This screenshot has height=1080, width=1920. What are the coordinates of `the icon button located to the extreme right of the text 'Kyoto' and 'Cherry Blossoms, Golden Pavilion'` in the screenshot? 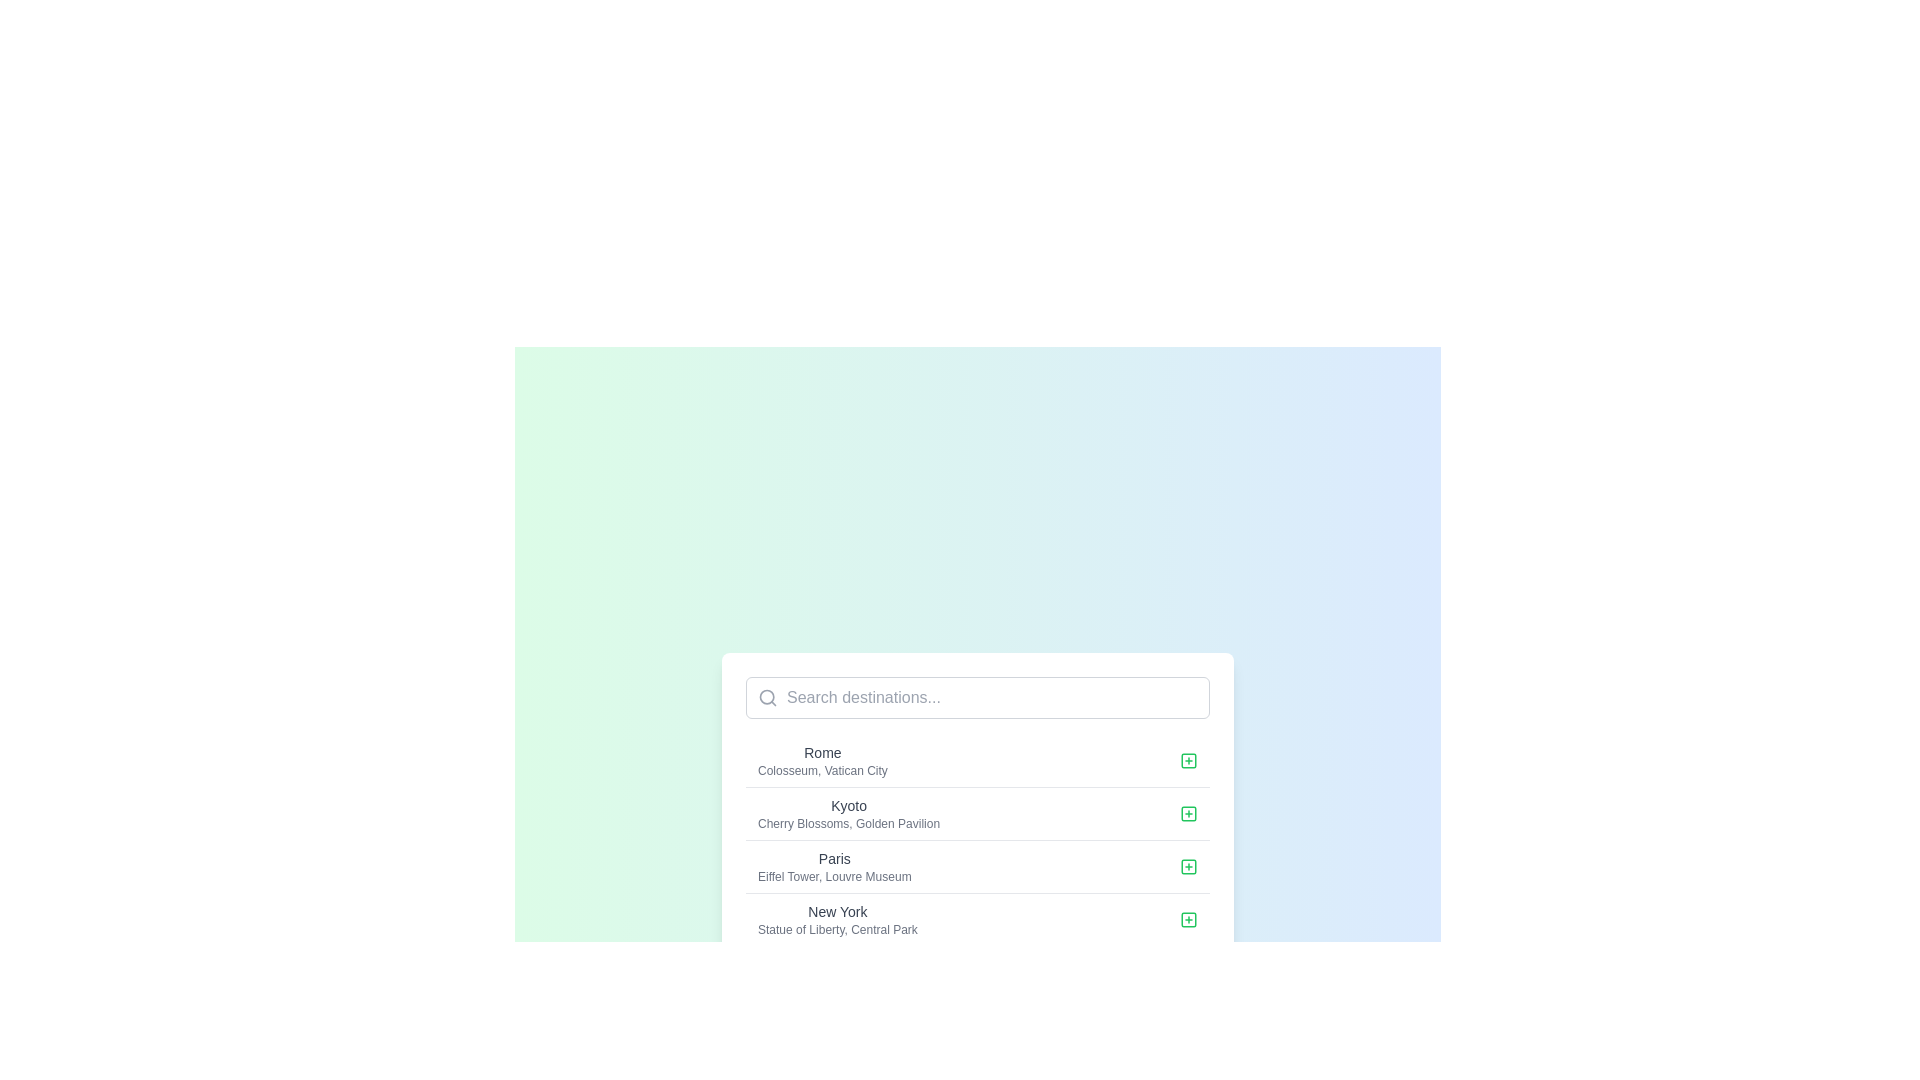 It's located at (1189, 813).